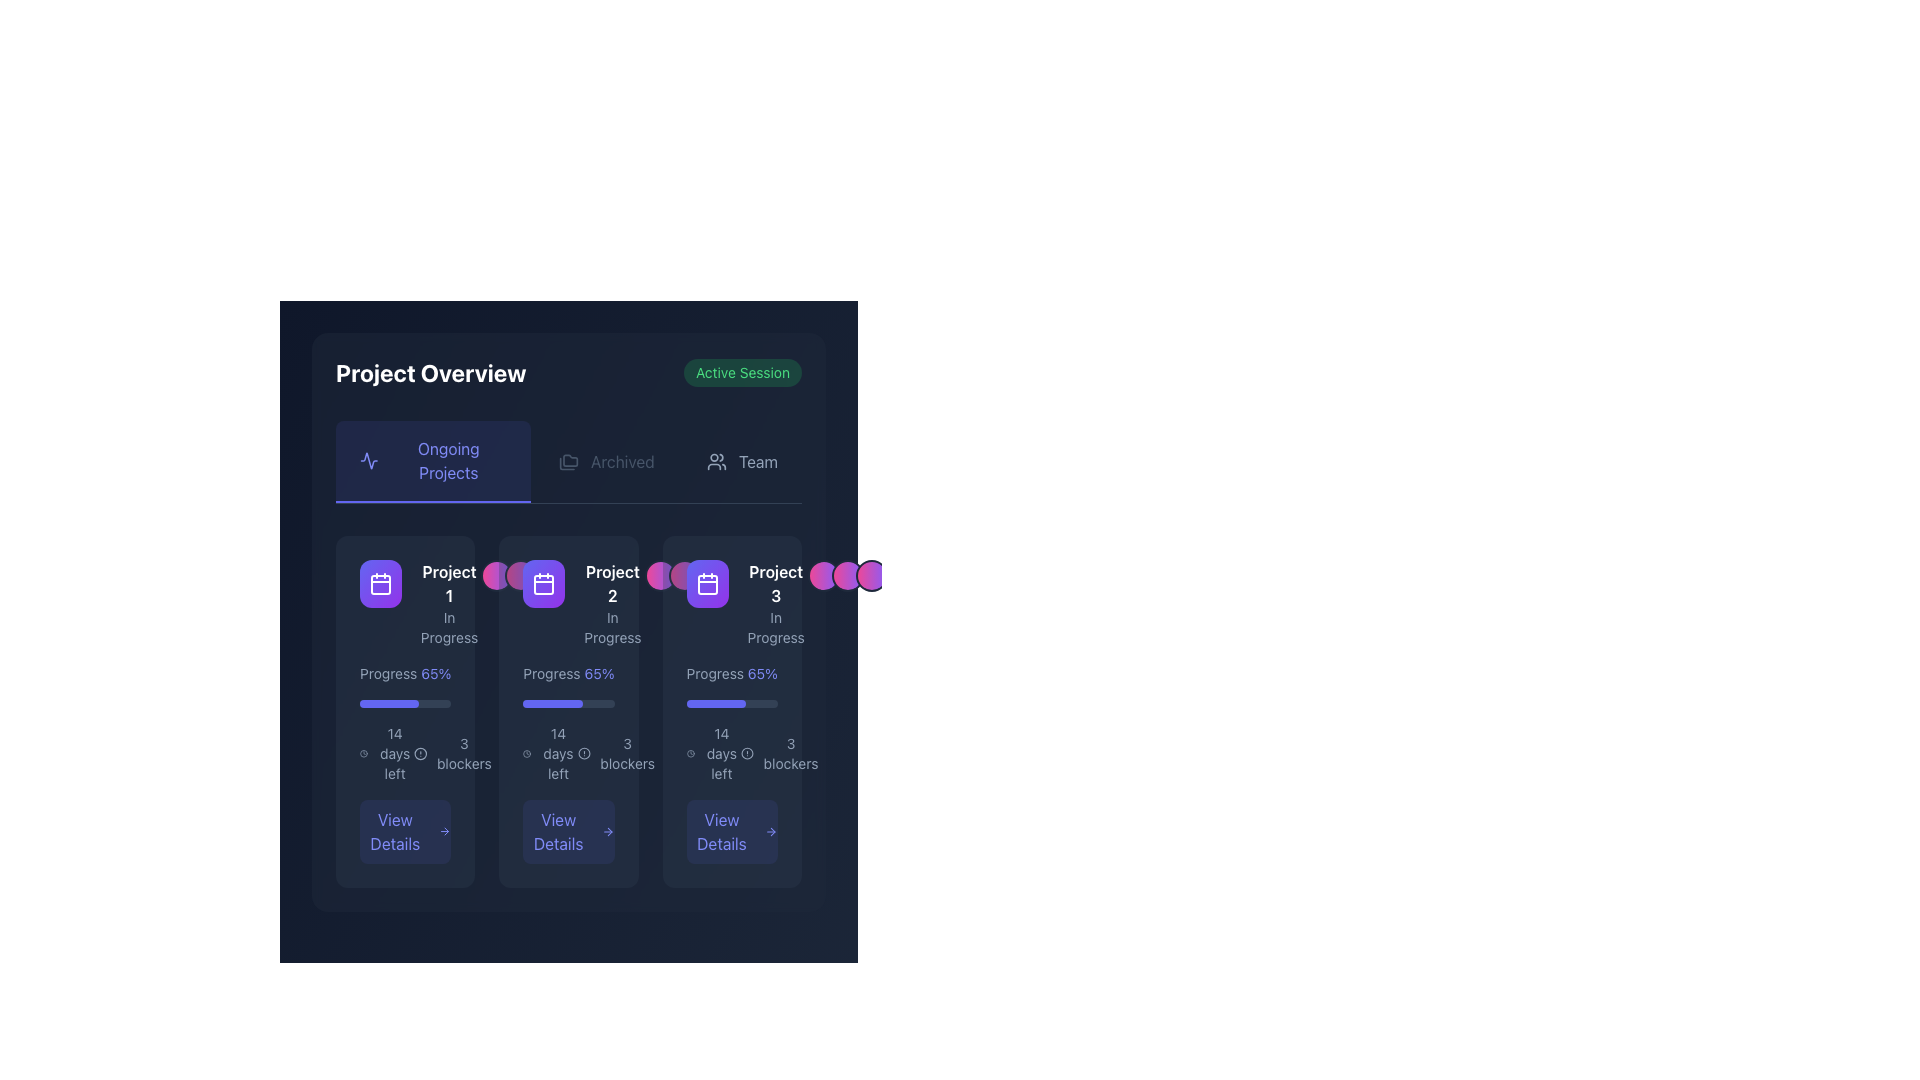 The image size is (1920, 1080). What do you see at coordinates (720, 753) in the screenshot?
I see `the status indicator text label located in the lower portion of the 'Project 3' card, below the progress bar and next to the clock icon` at bounding box center [720, 753].